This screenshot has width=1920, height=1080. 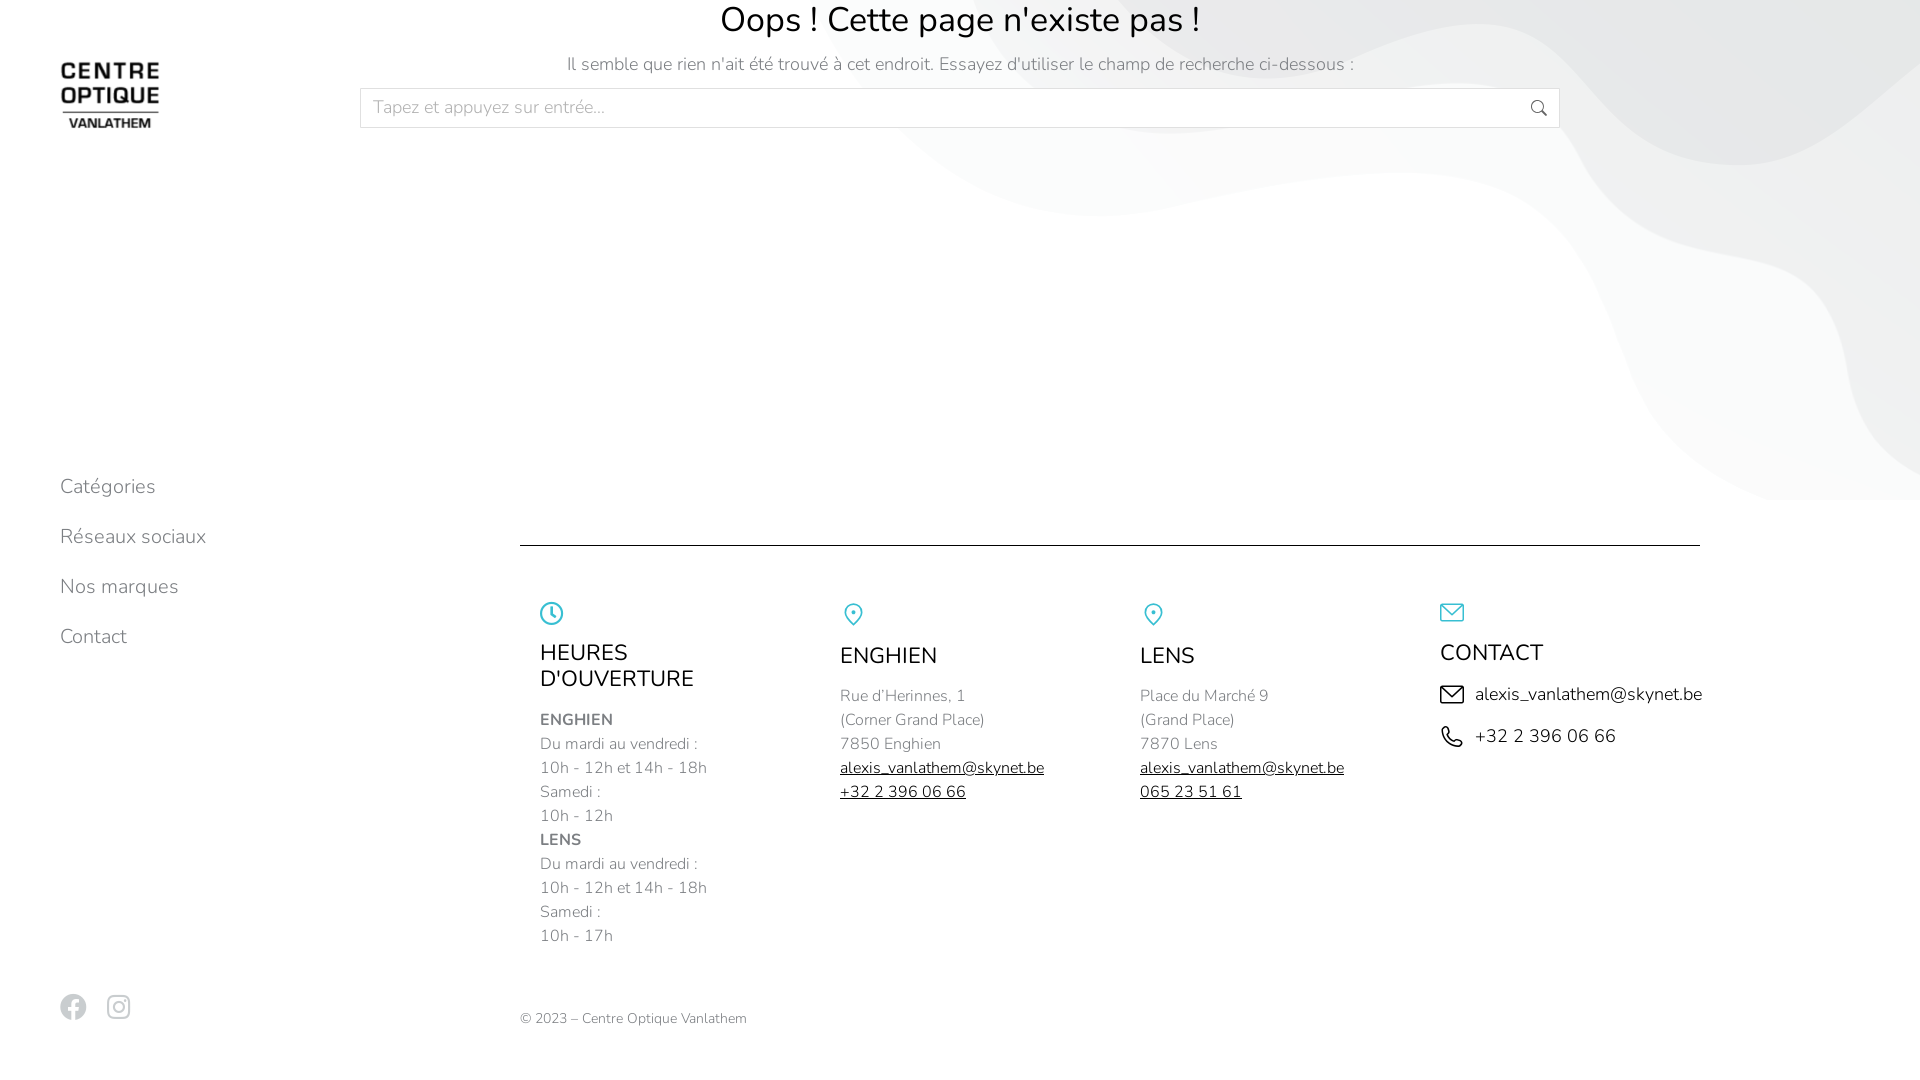 What do you see at coordinates (1559, 693) in the screenshot?
I see `'alexis_vanlathem@skynet.be'` at bounding box center [1559, 693].